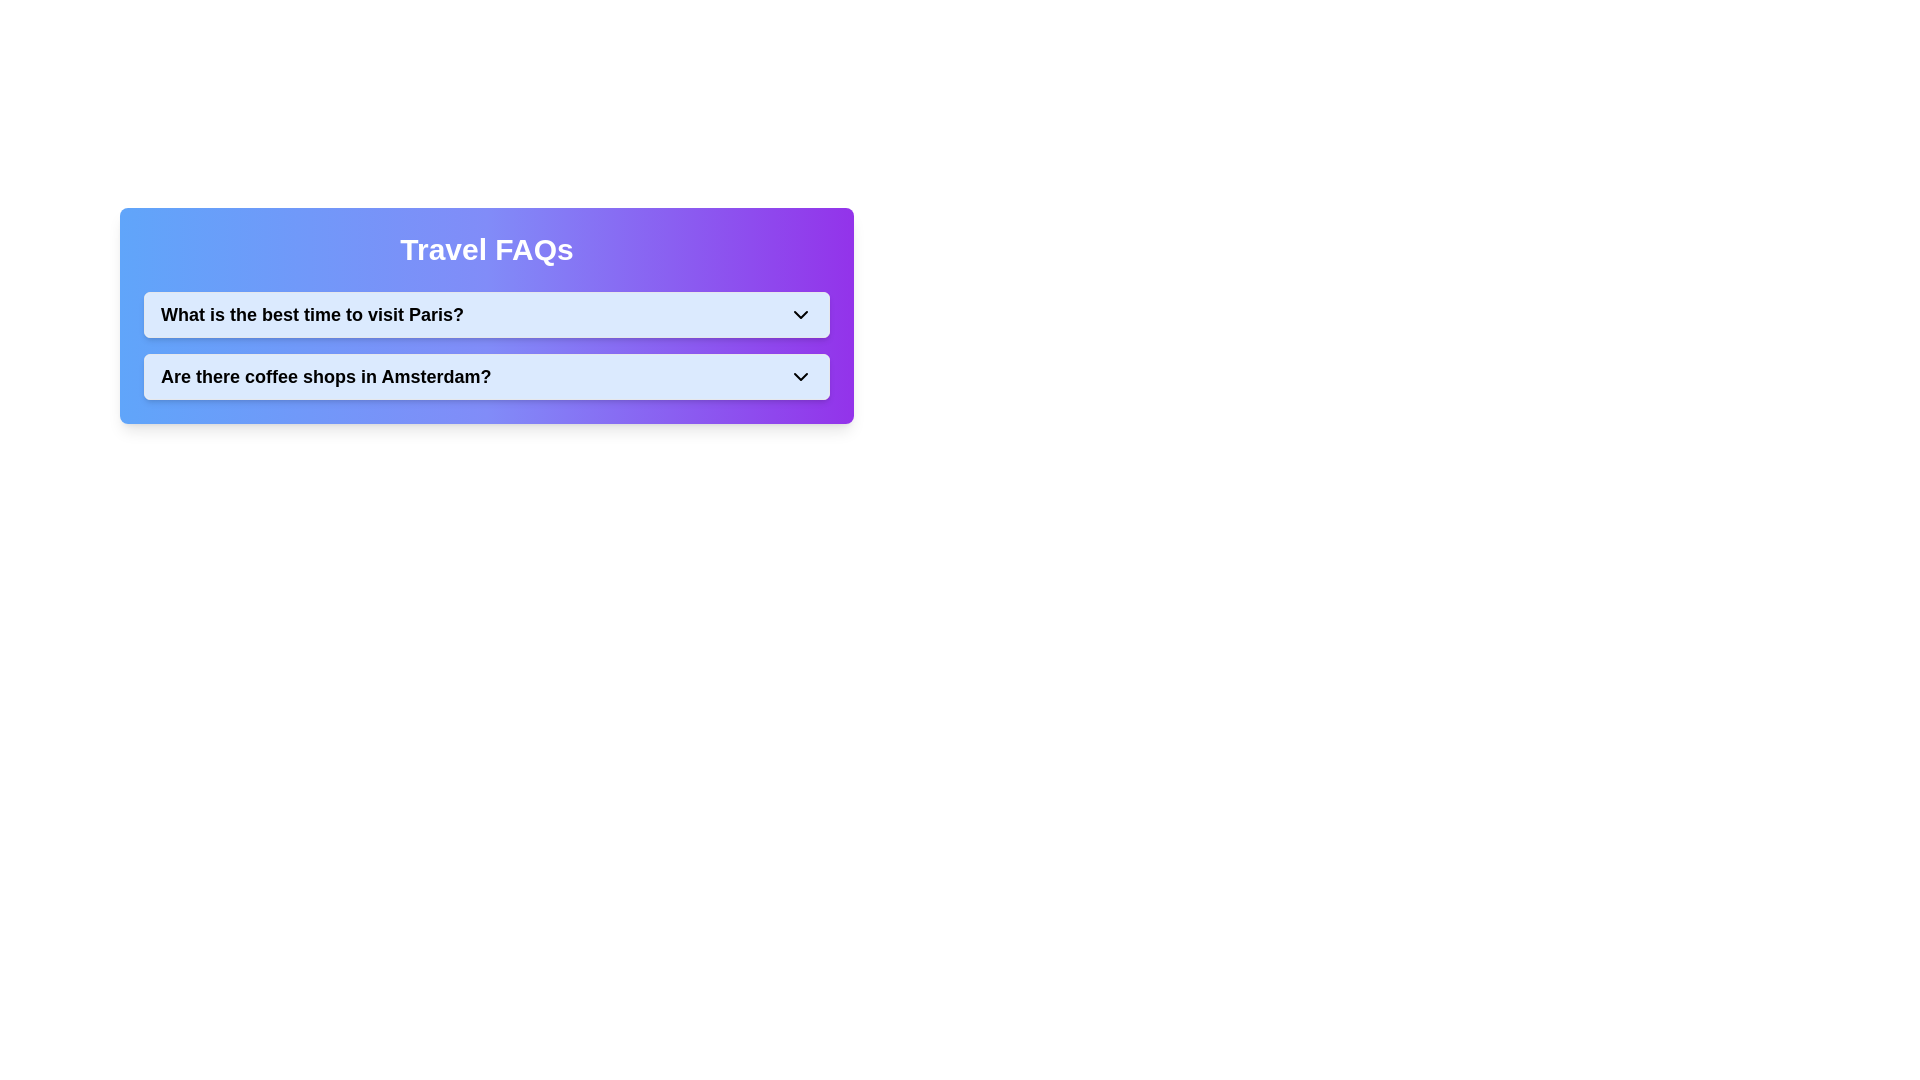 This screenshot has height=1080, width=1920. I want to click on the collapsible button that asks 'Are there coffee shops in Amsterdam?' which is styled with rounded corners and has a downward-facing chevron icon, so click(486, 377).